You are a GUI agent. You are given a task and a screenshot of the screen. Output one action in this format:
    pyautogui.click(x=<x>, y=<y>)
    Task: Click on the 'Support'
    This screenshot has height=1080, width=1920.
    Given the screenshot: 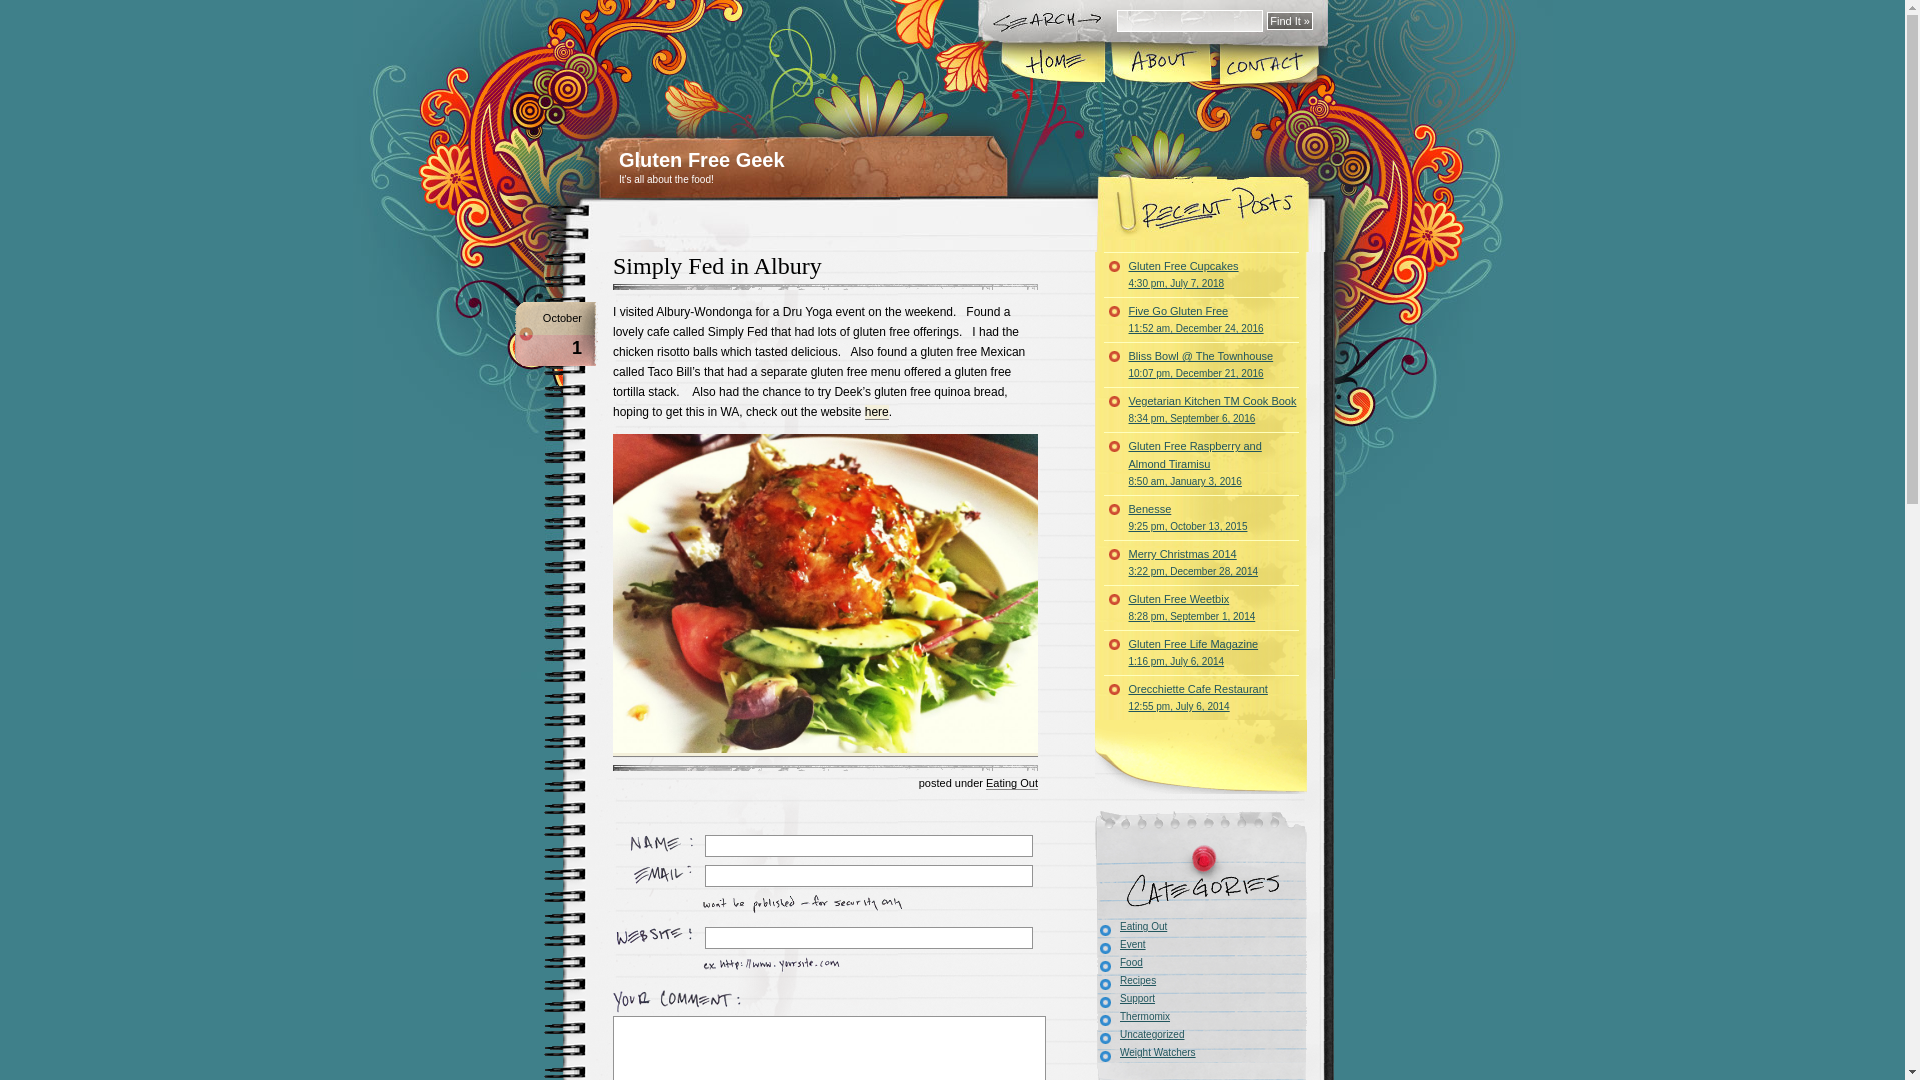 What is the action you would take?
    pyautogui.click(x=1093, y=998)
    